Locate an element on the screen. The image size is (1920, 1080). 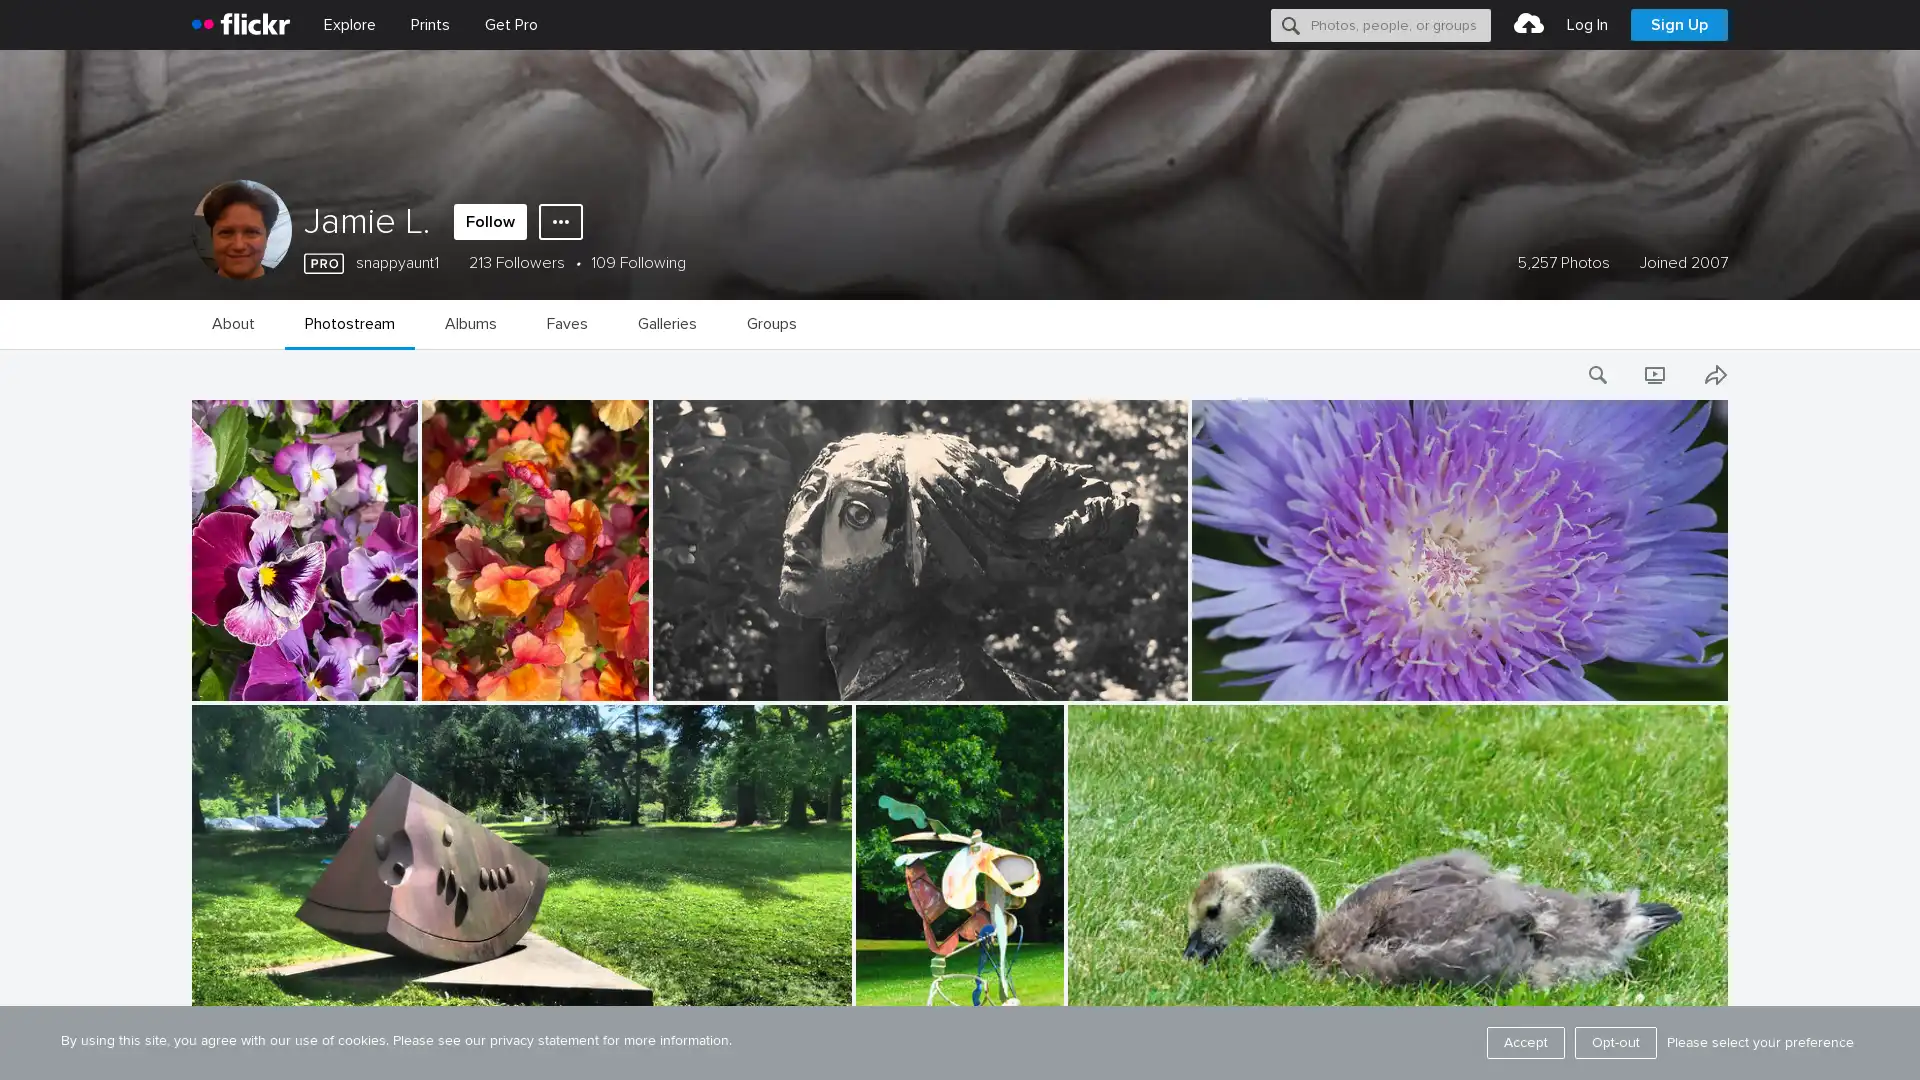
Search is located at coordinates (1291, 24).